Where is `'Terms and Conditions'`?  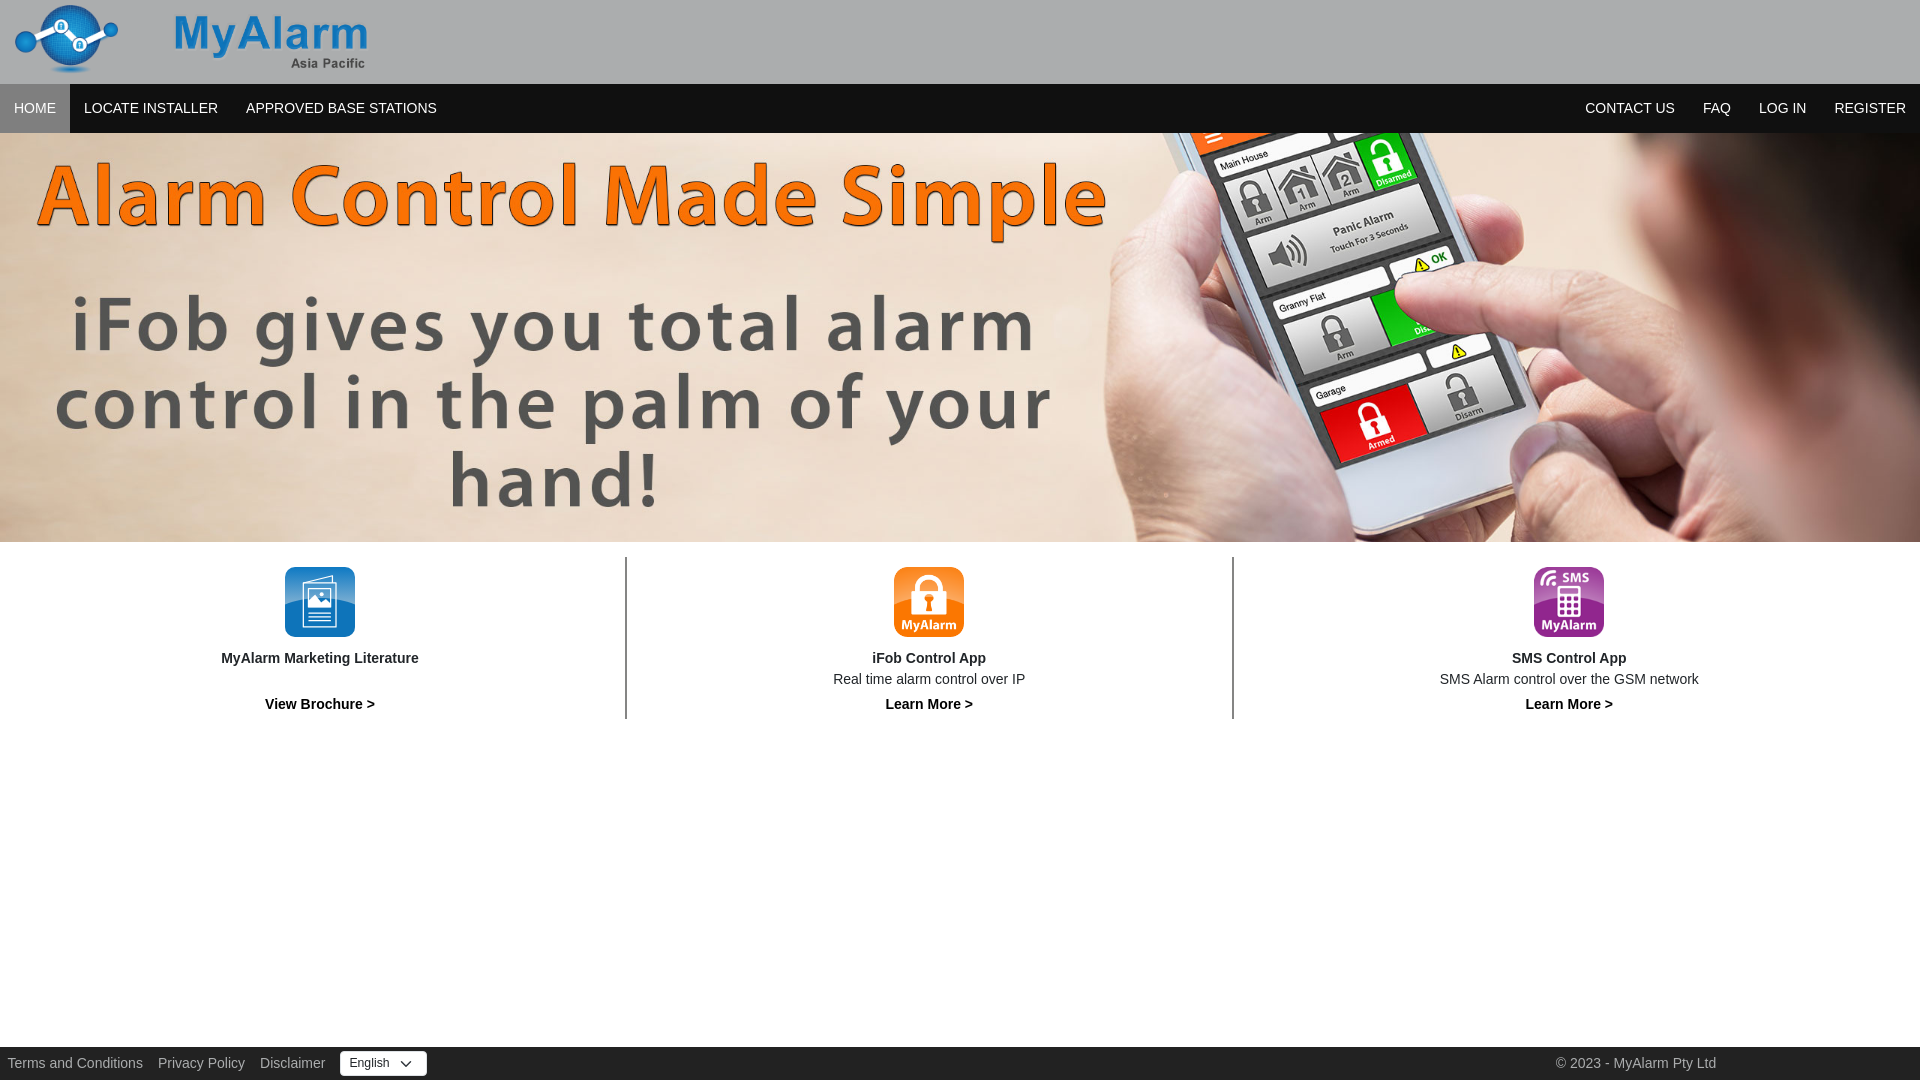 'Terms and Conditions' is located at coordinates (75, 1062).